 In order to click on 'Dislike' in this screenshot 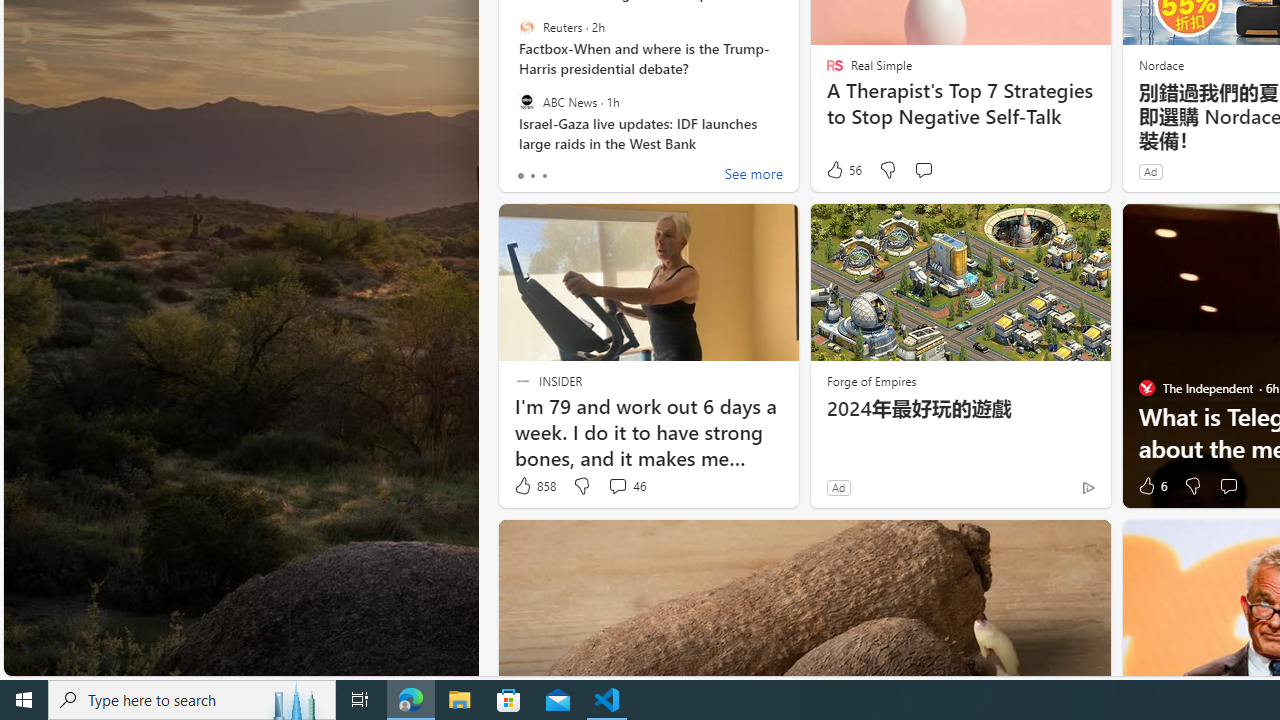, I will do `click(1192, 486)`.